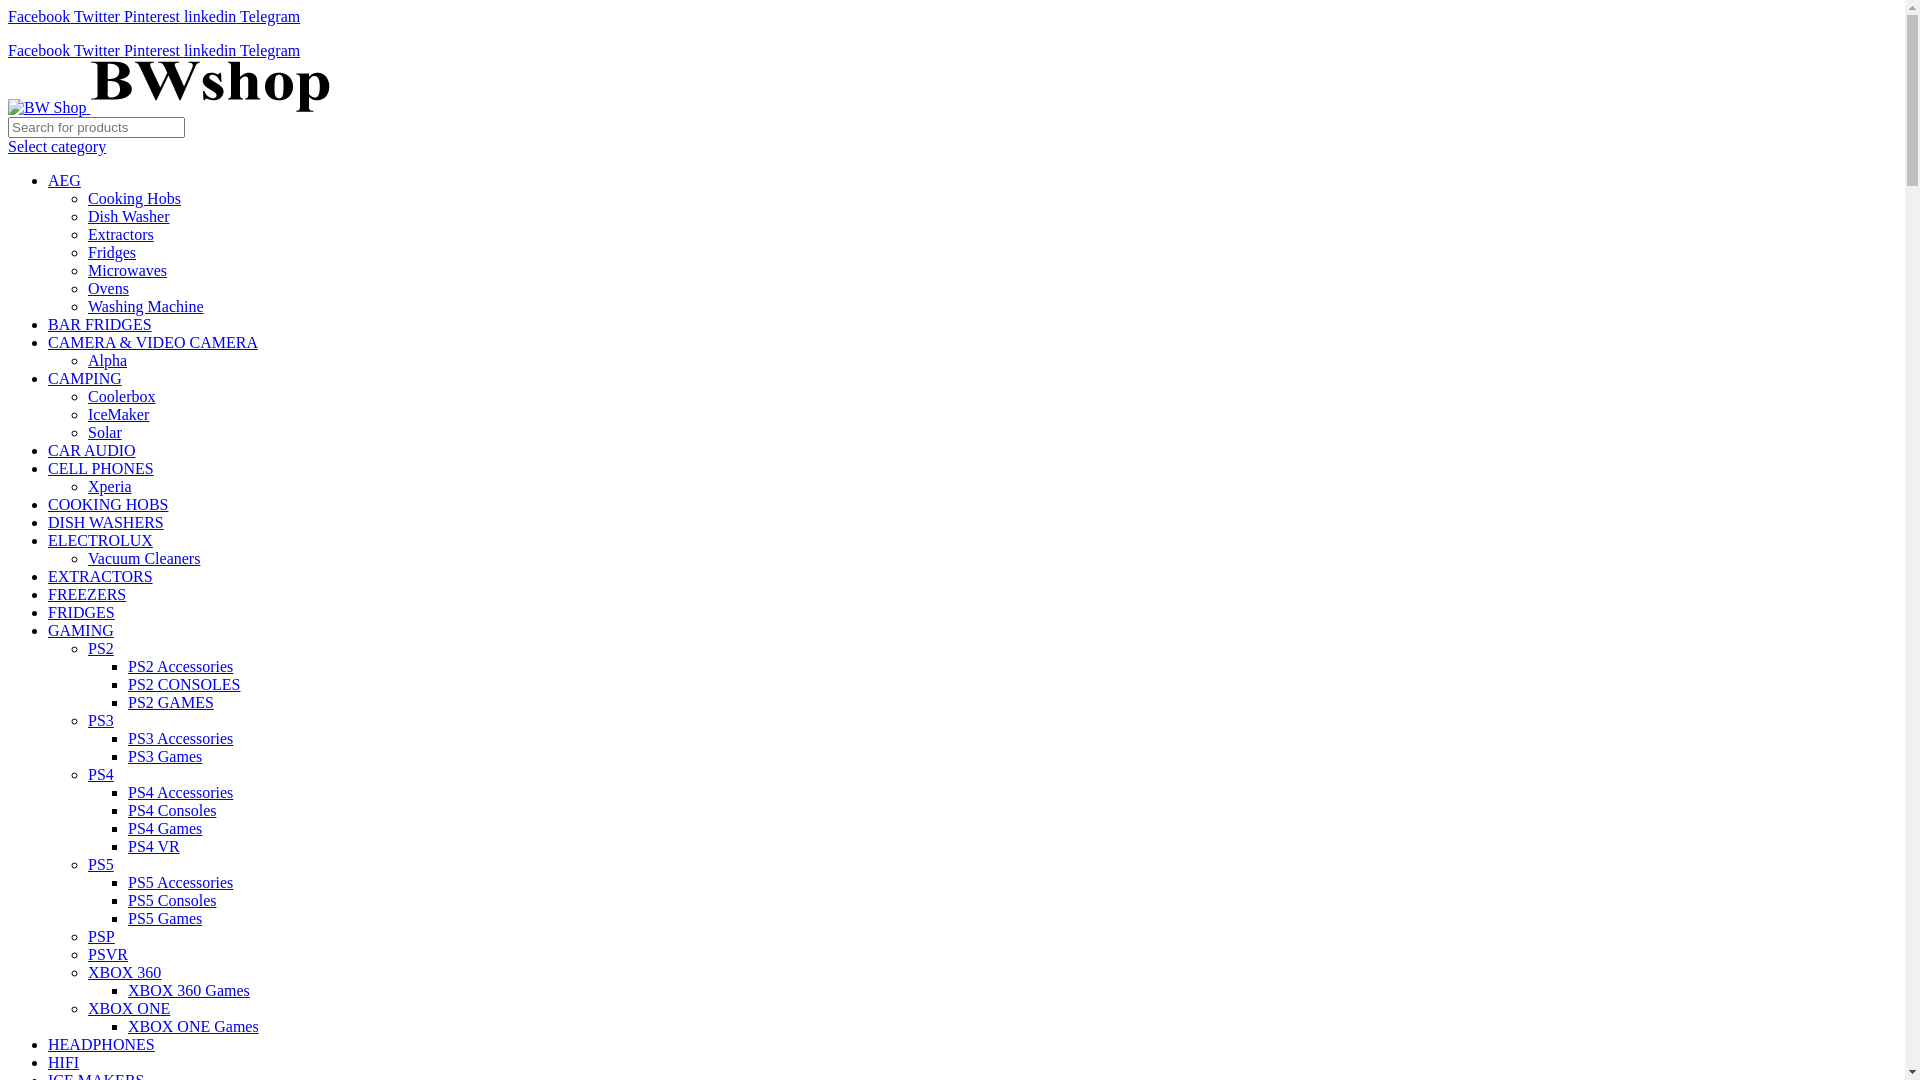  What do you see at coordinates (86, 720) in the screenshot?
I see `'PS3'` at bounding box center [86, 720].